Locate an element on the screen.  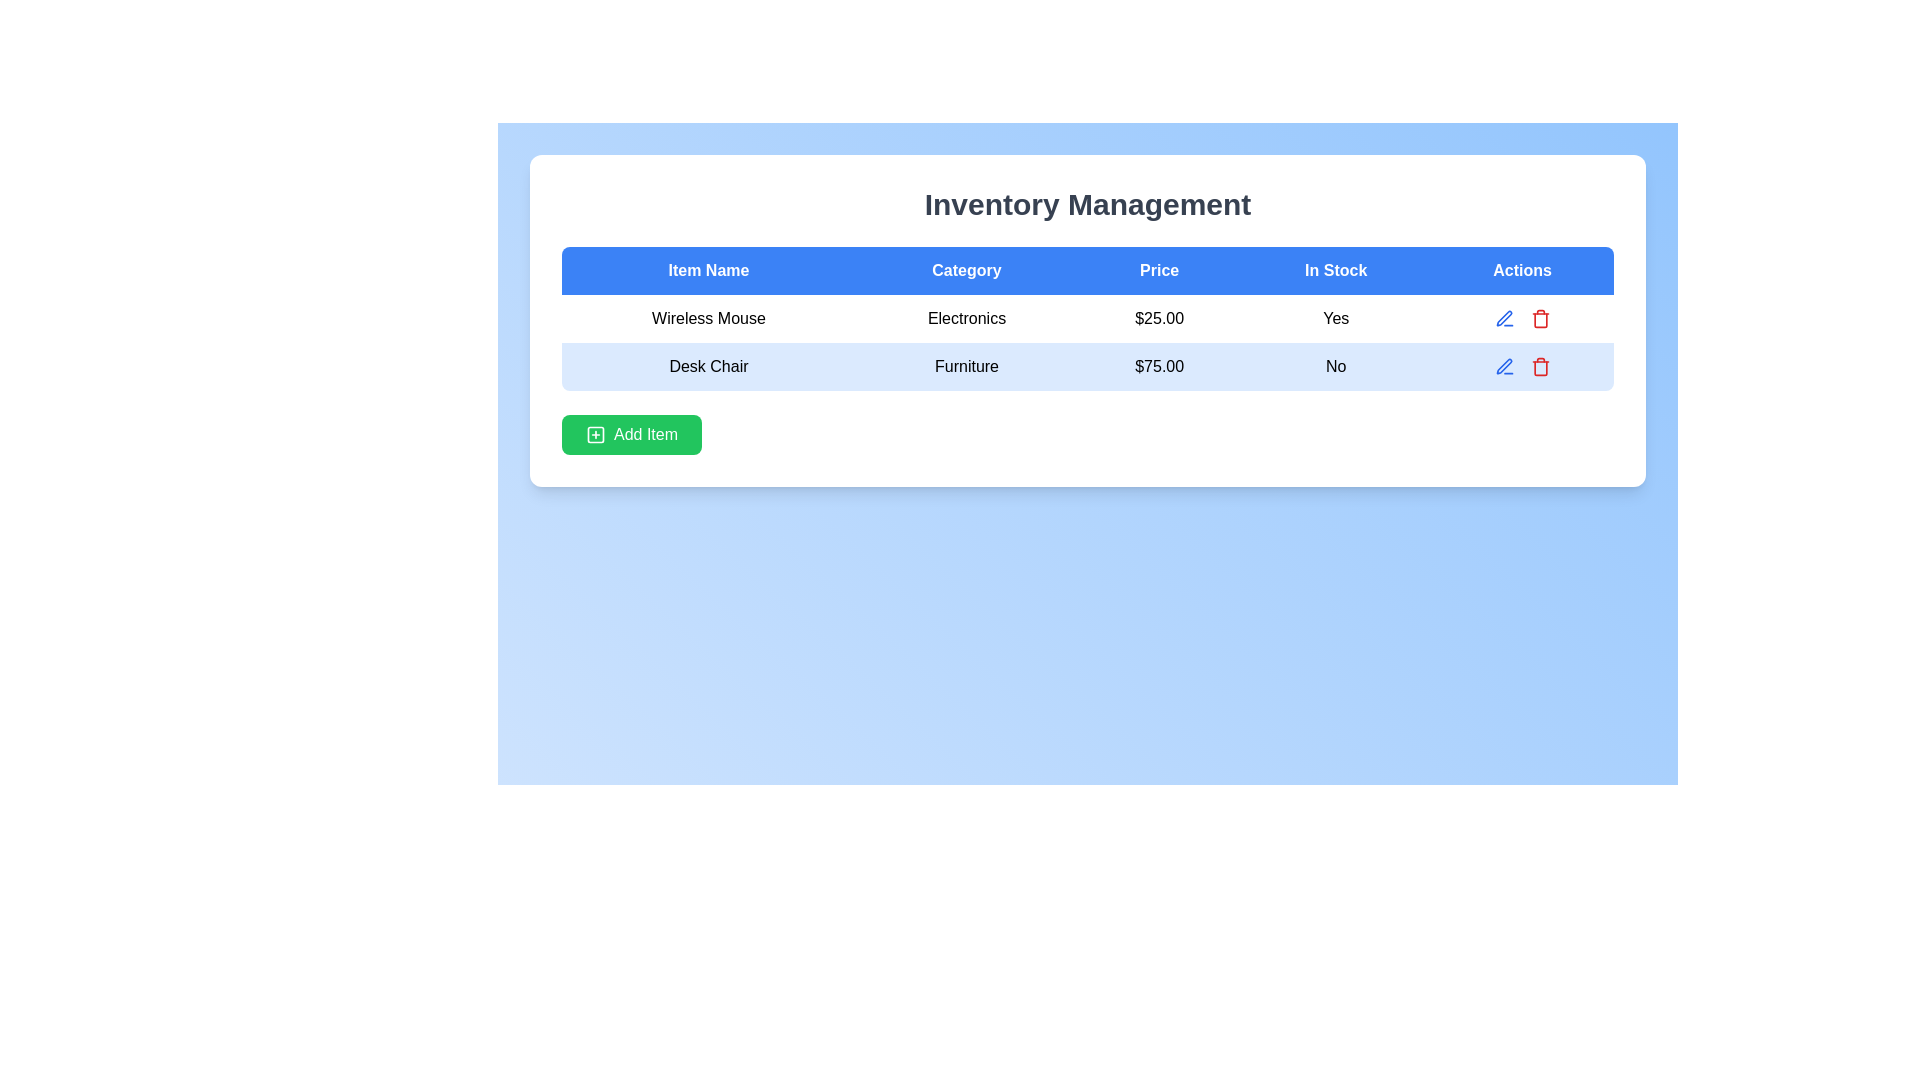
the table cell displaying the inventory item name located in the second row's first column, which is positioned under the 'Item Name' header, to use it as part of an adjacent interaction is located at coordinates (708, 366).